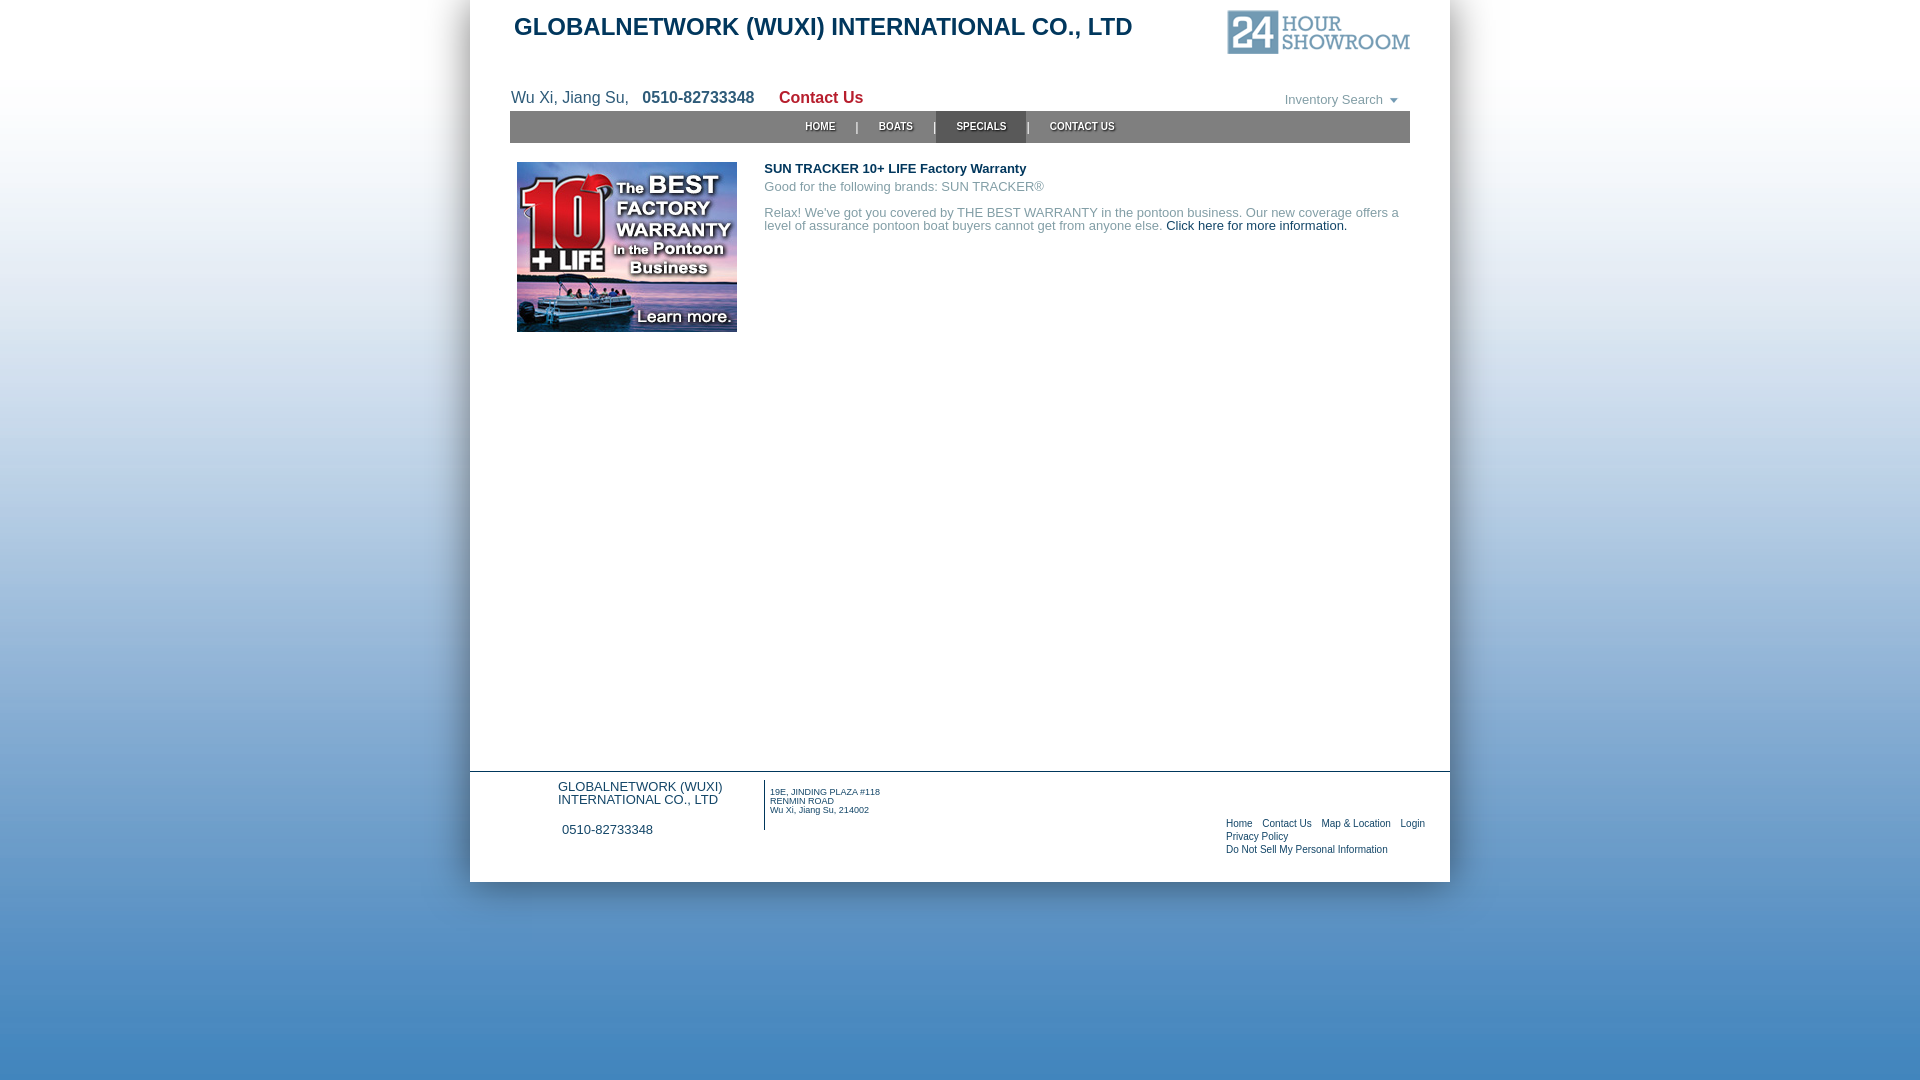 The width and height of the screenshot is (1920, 1080). I want to click on 'Click here for more information.', so click(1166, 225).